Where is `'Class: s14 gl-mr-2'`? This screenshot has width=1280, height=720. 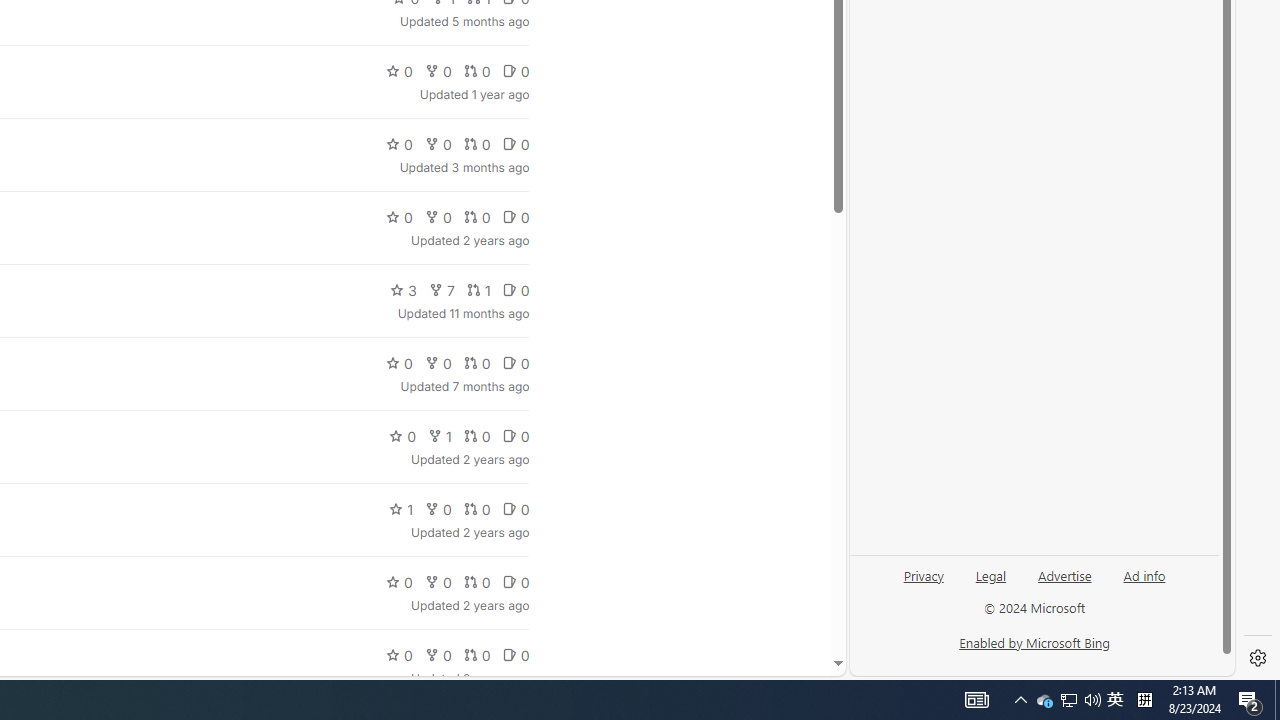 'Class: s14 gl-mr-2' is located at coordinates (509, 655).